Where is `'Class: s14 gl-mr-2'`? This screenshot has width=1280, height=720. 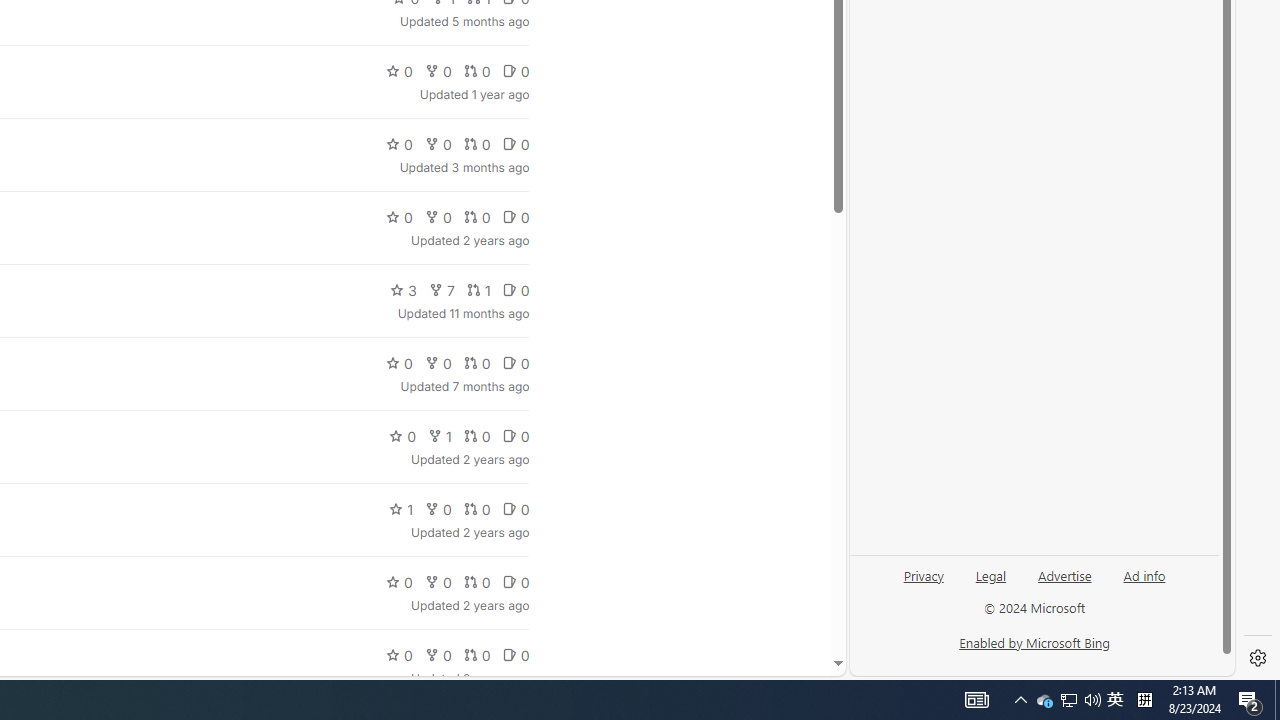 'Class: s14 gl-mr-2' is located at coordinates (509, 655).